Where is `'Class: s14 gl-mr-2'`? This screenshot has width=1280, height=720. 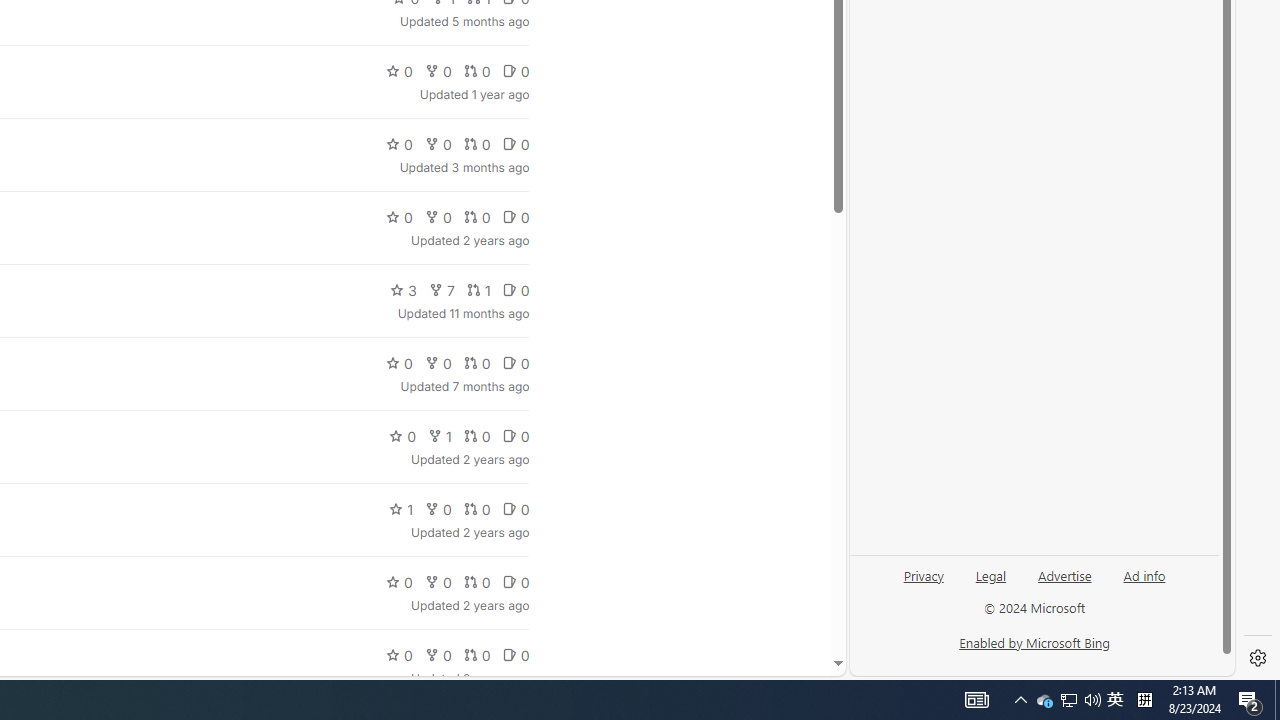 'Class: s14 gl-mr-2' is located at coordinates (509, 655).